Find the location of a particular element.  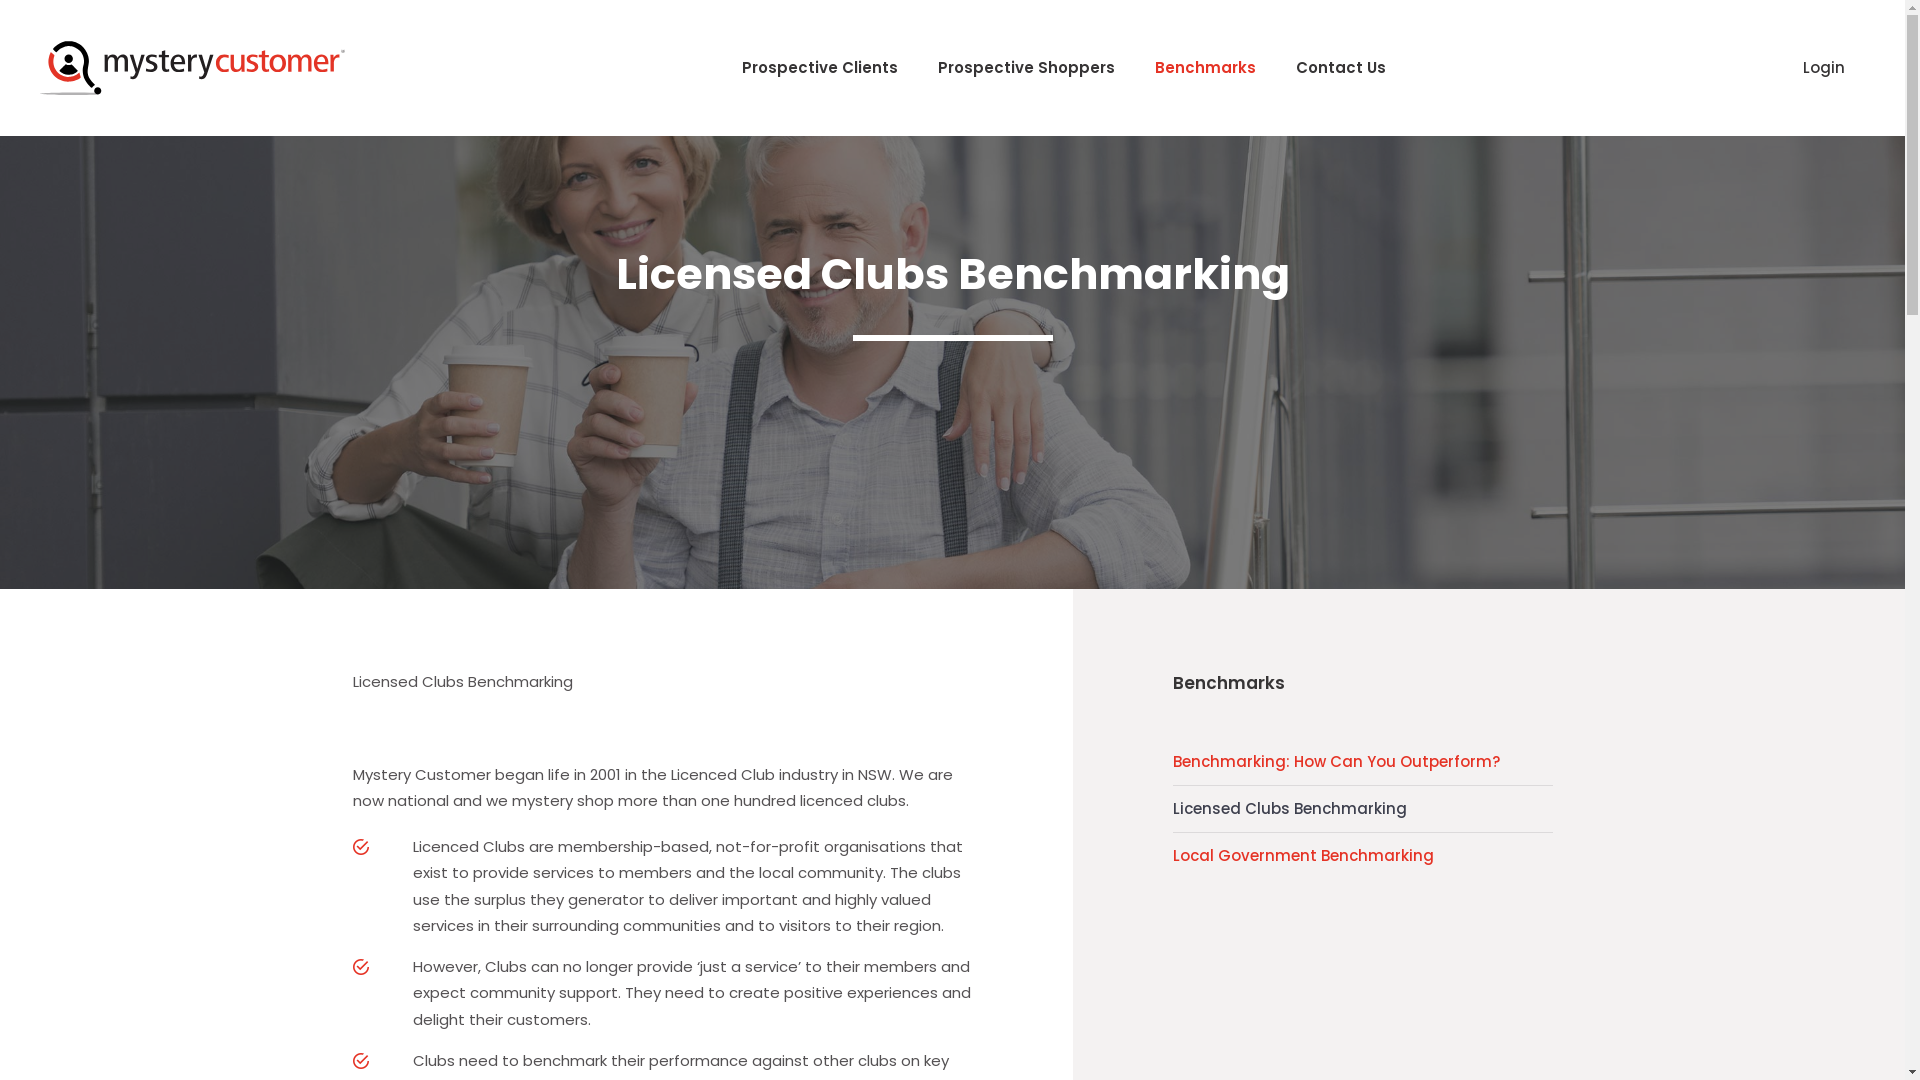

'Prospective Shoppers' is located at coordinates (1026, 66).